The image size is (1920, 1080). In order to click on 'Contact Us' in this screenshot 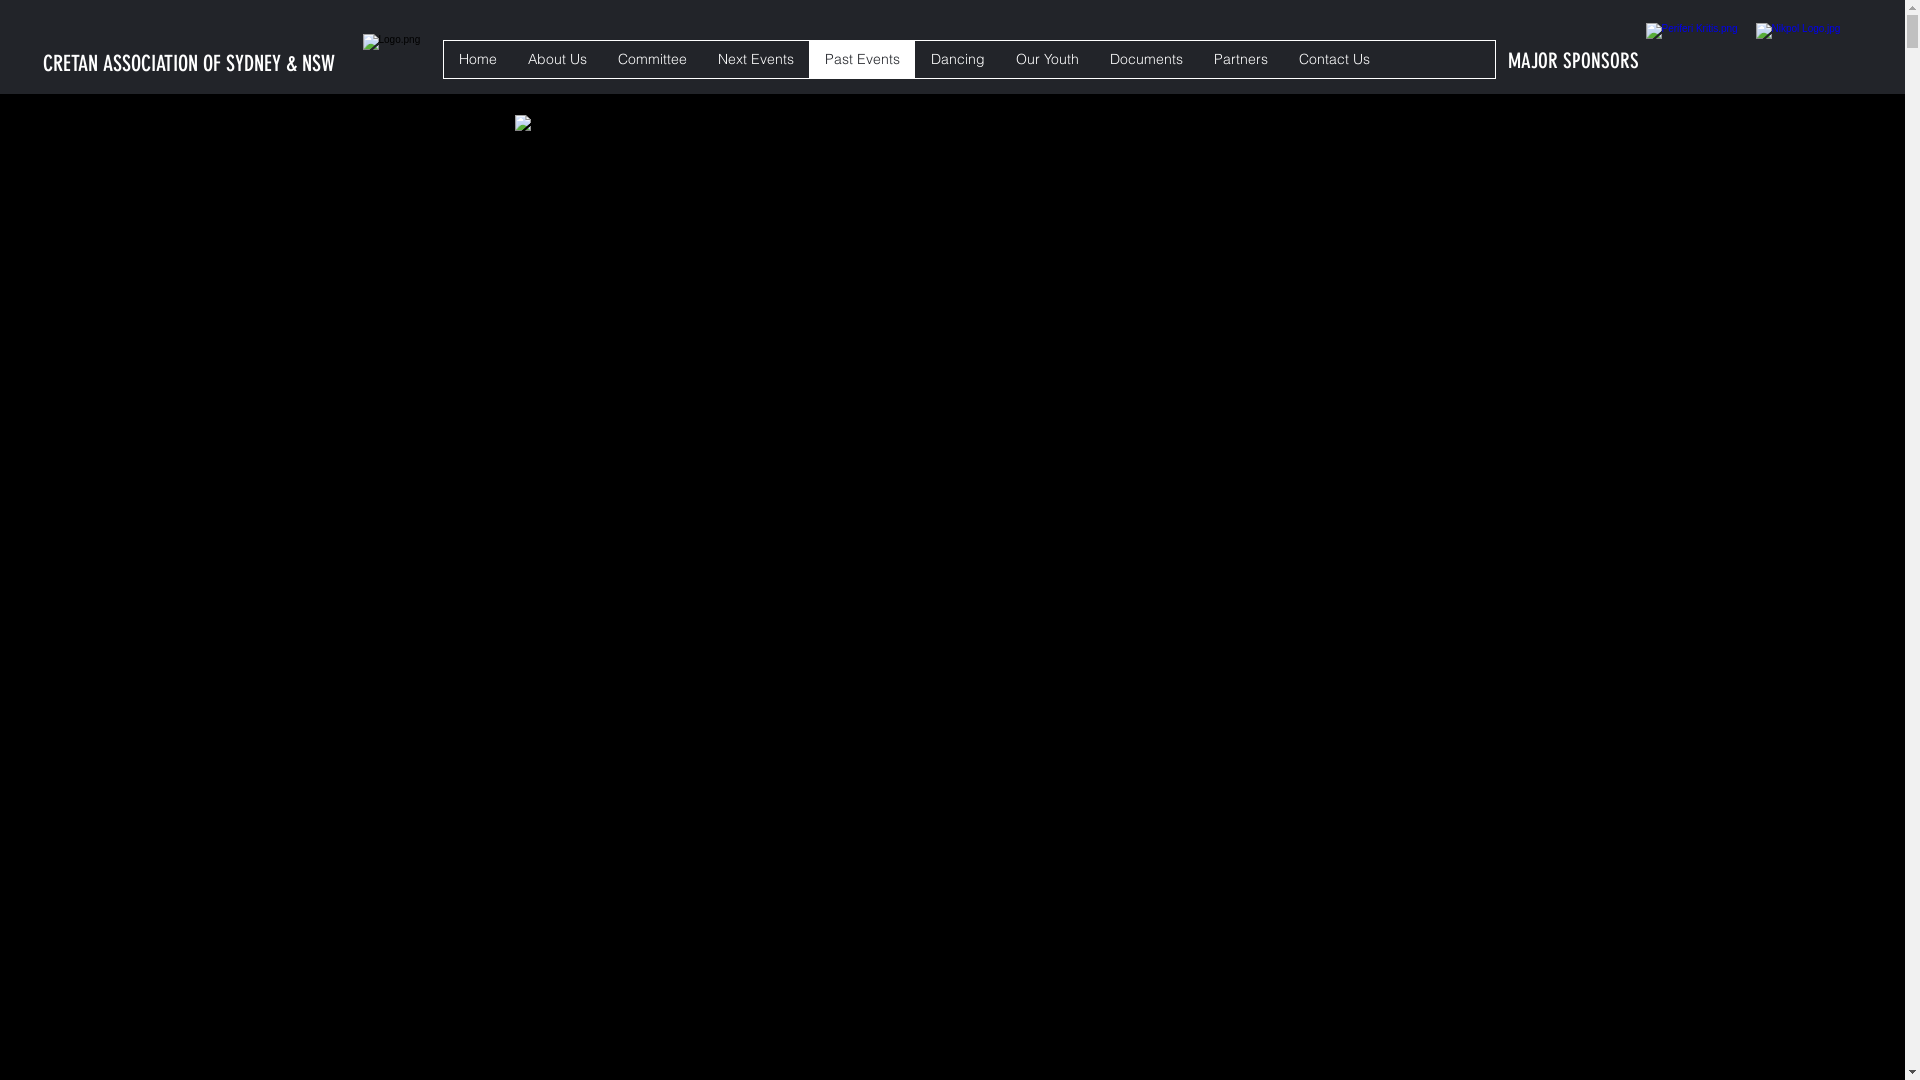, I will do `click(1282, 58)`.